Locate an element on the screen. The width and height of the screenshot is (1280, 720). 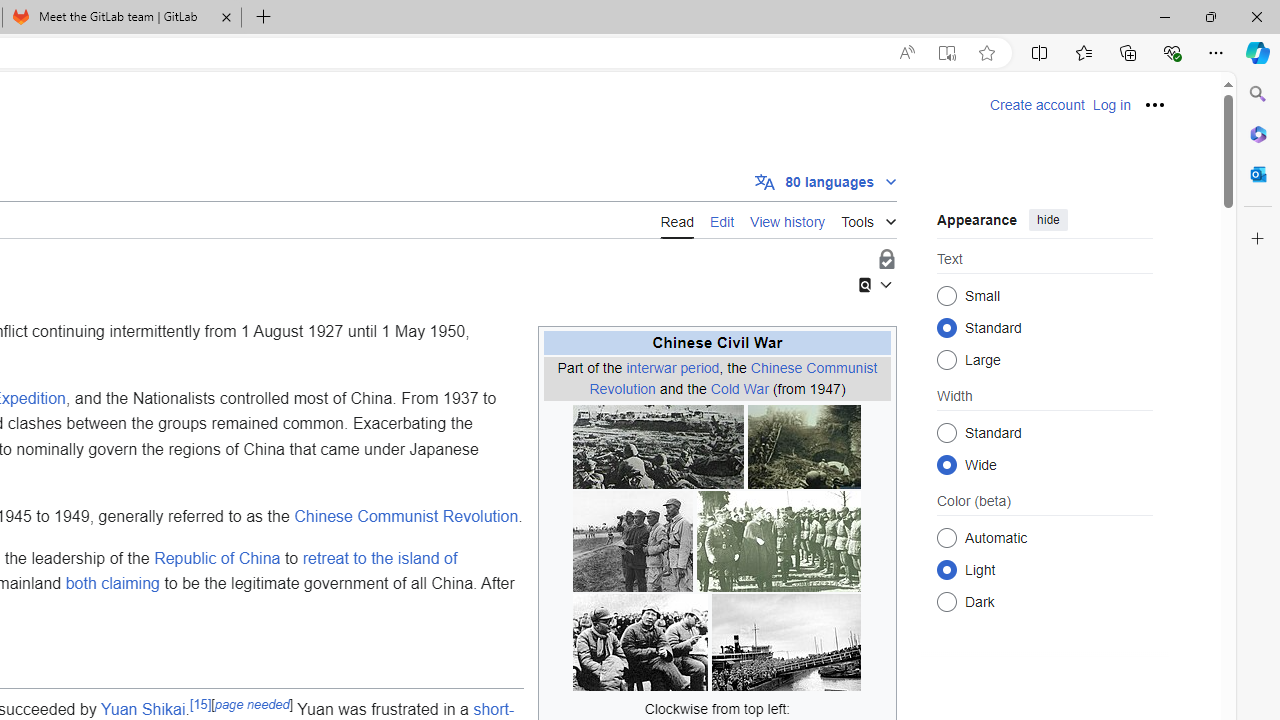
'Cold War' is located at coordinates (738, 388).